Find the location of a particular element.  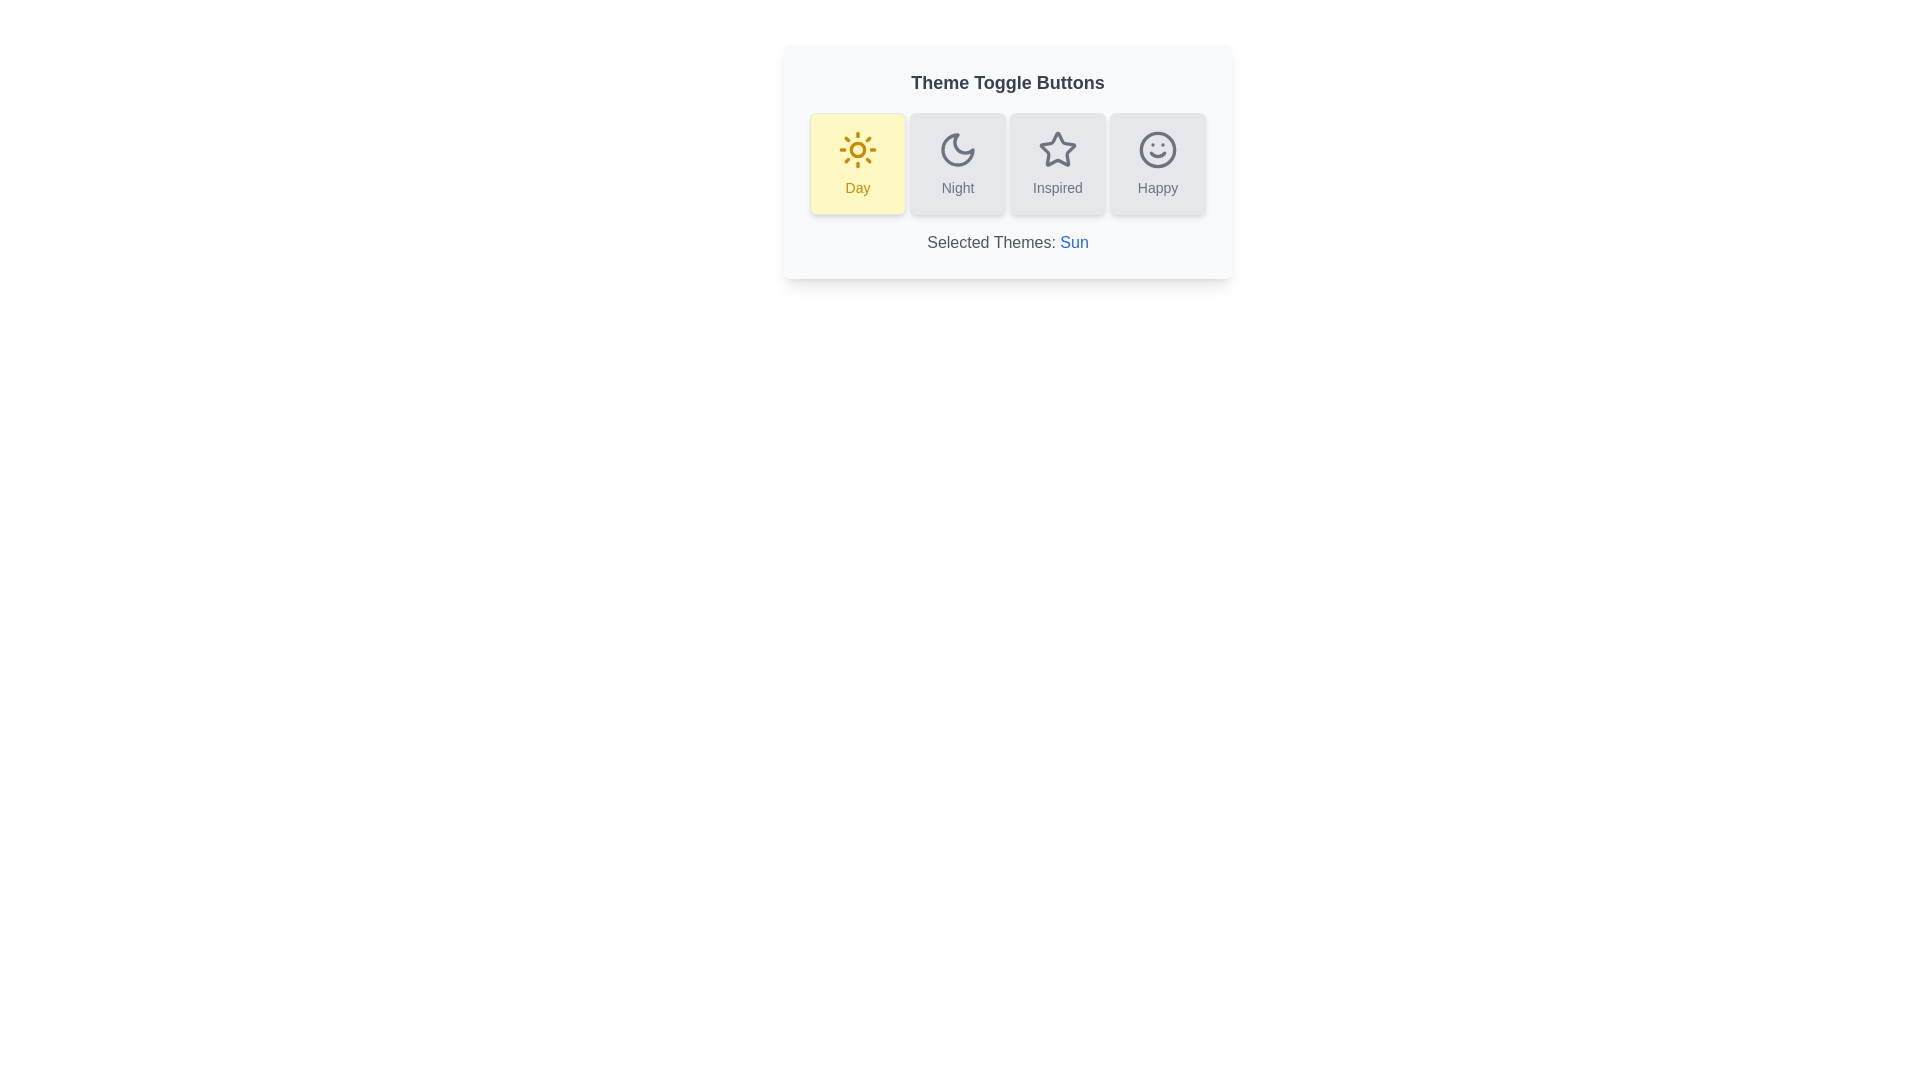

the 'Day' theme toggle button, which is represented by a sun icon located at the top-center of the interface, specifically the first button from the left is located at coordinates (858, 149).